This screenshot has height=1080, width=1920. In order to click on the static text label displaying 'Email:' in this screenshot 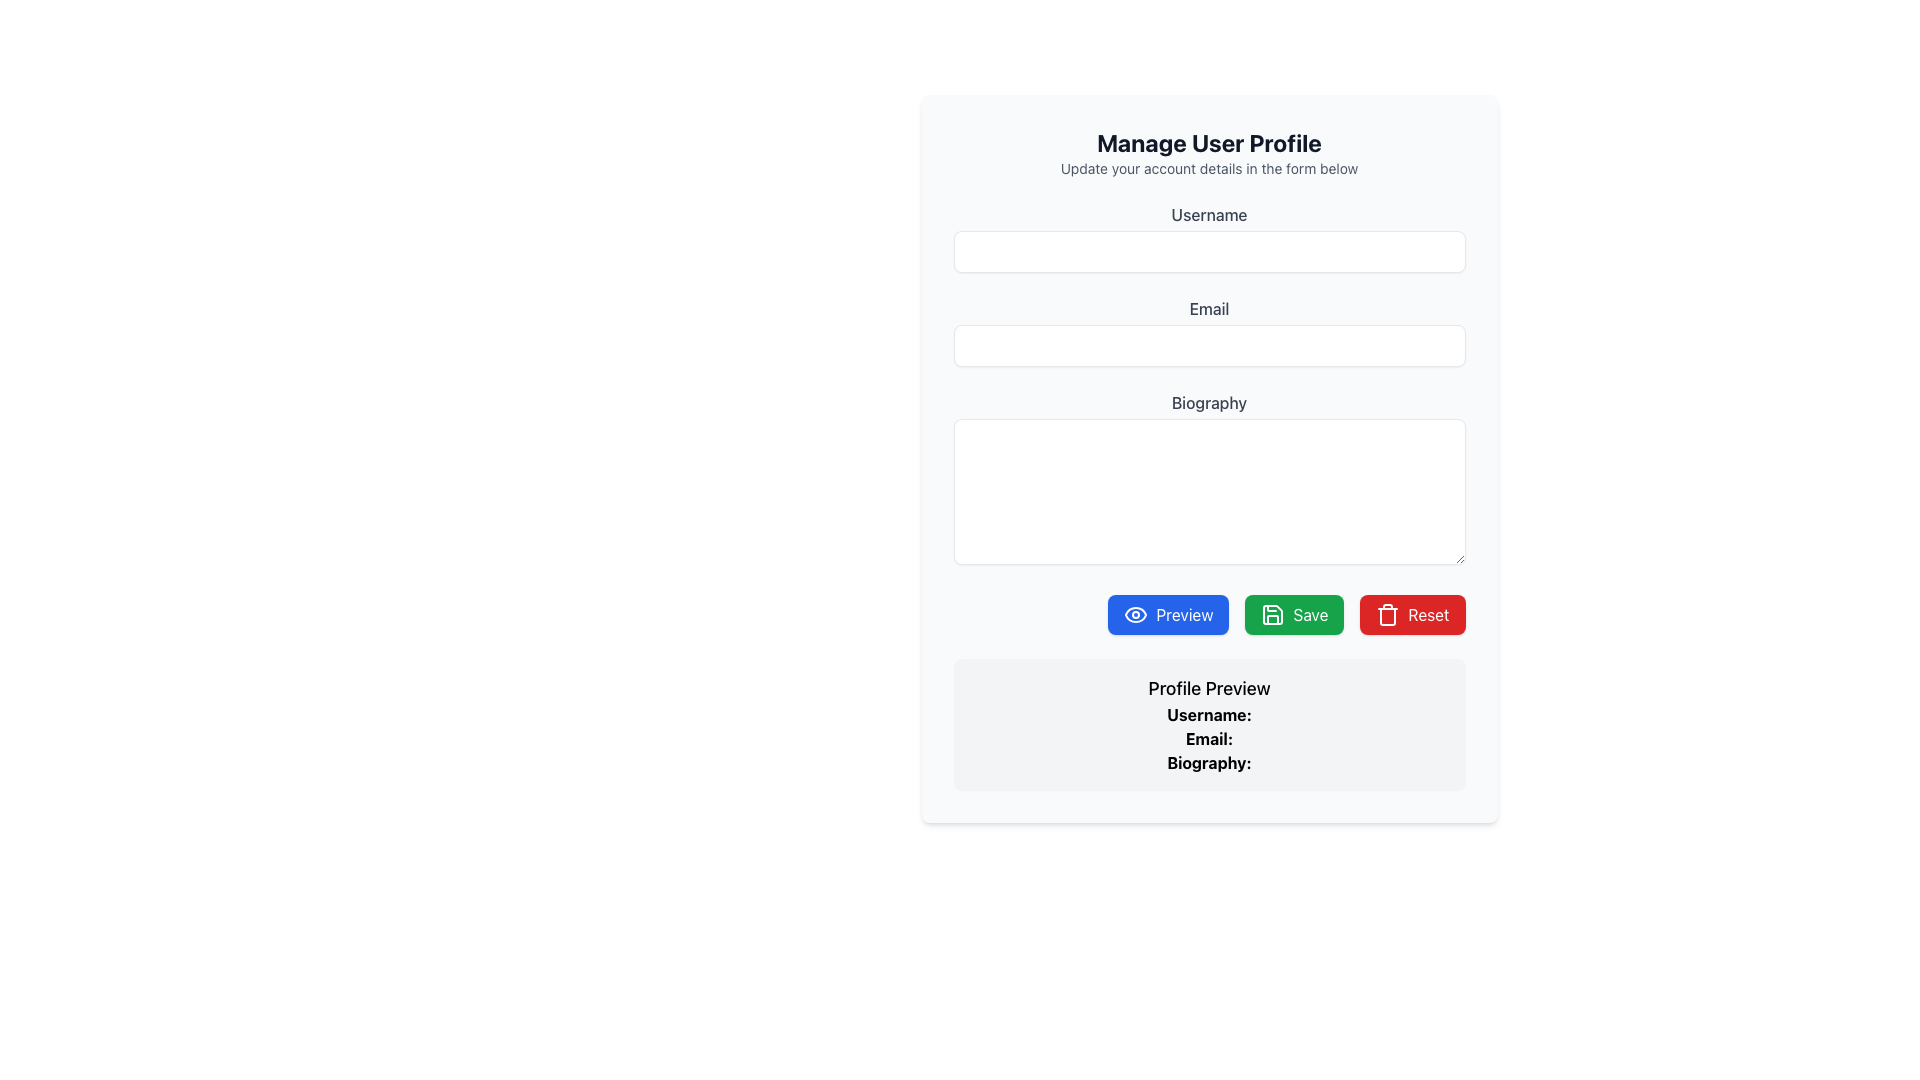, I will do `click(1208, 739)`.